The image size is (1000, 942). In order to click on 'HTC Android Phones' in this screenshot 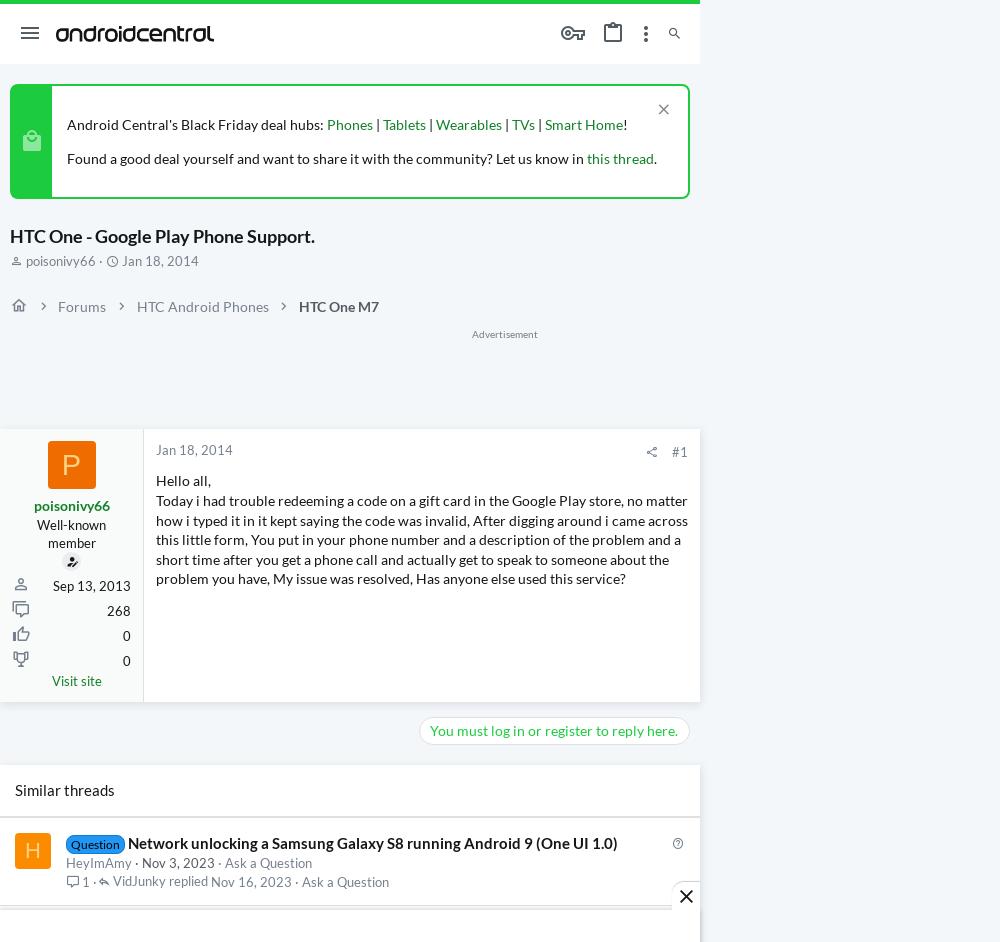, I will do `click(201, 305)`.